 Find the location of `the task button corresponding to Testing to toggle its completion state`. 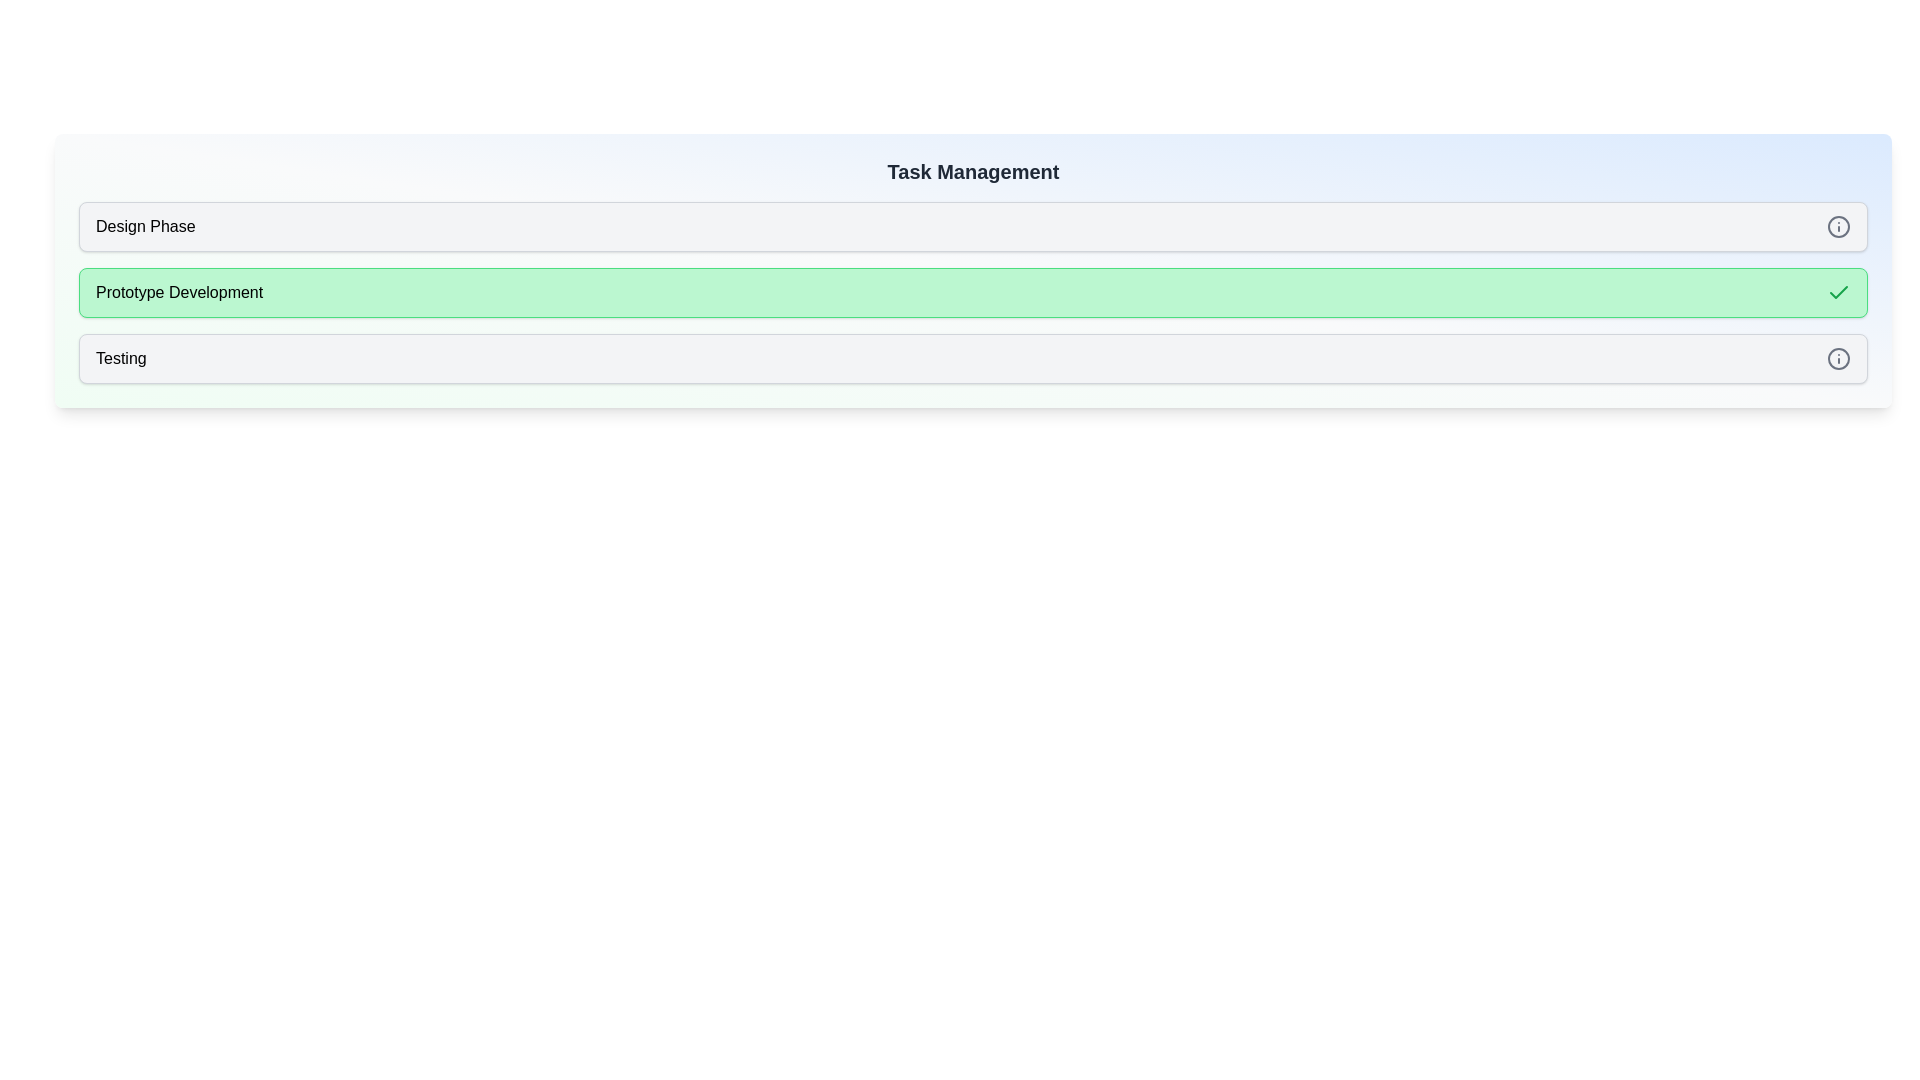

the task button corresponding to Testing to toggle its completion state is located at coordinates (973, 357).